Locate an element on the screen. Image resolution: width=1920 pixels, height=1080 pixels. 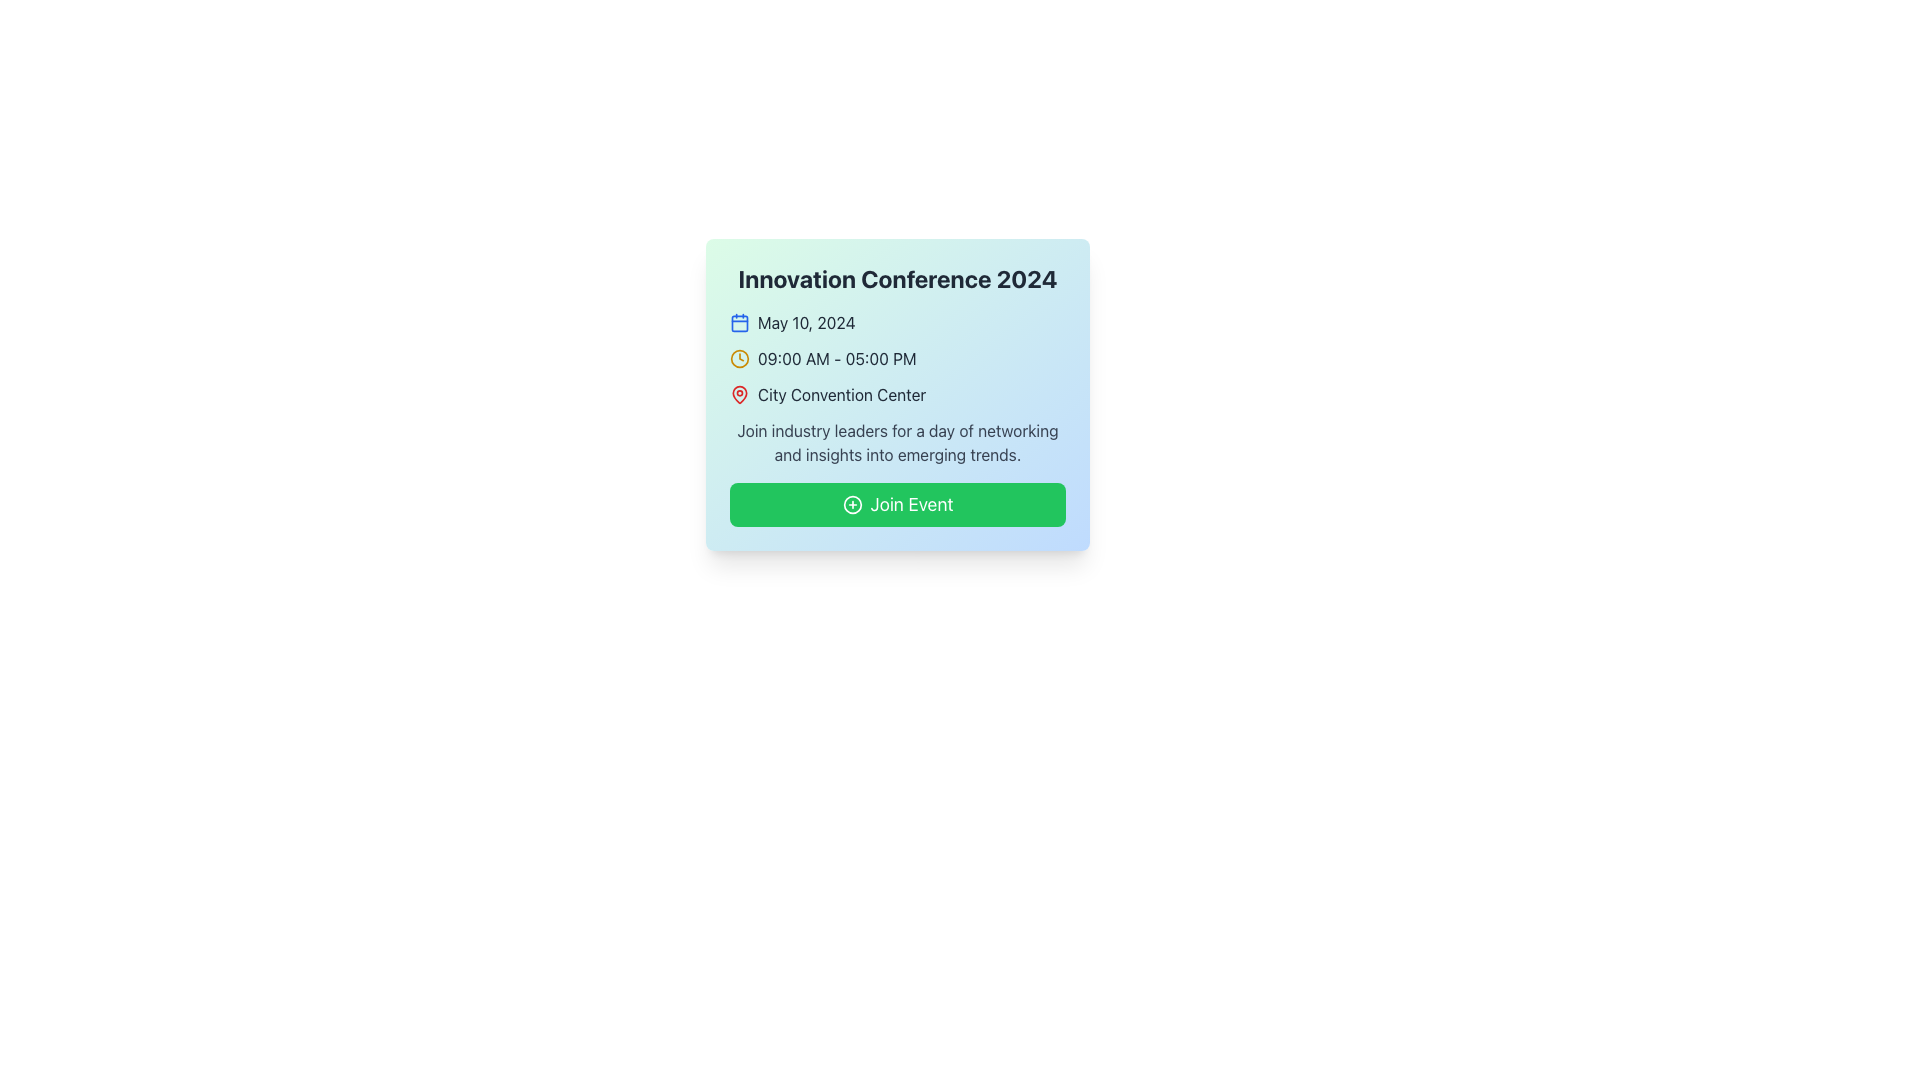
the central circular feature of the clock icon, which is a graphical element filled with color, representing a hand or decorative style is located at coordinates (738, 357).